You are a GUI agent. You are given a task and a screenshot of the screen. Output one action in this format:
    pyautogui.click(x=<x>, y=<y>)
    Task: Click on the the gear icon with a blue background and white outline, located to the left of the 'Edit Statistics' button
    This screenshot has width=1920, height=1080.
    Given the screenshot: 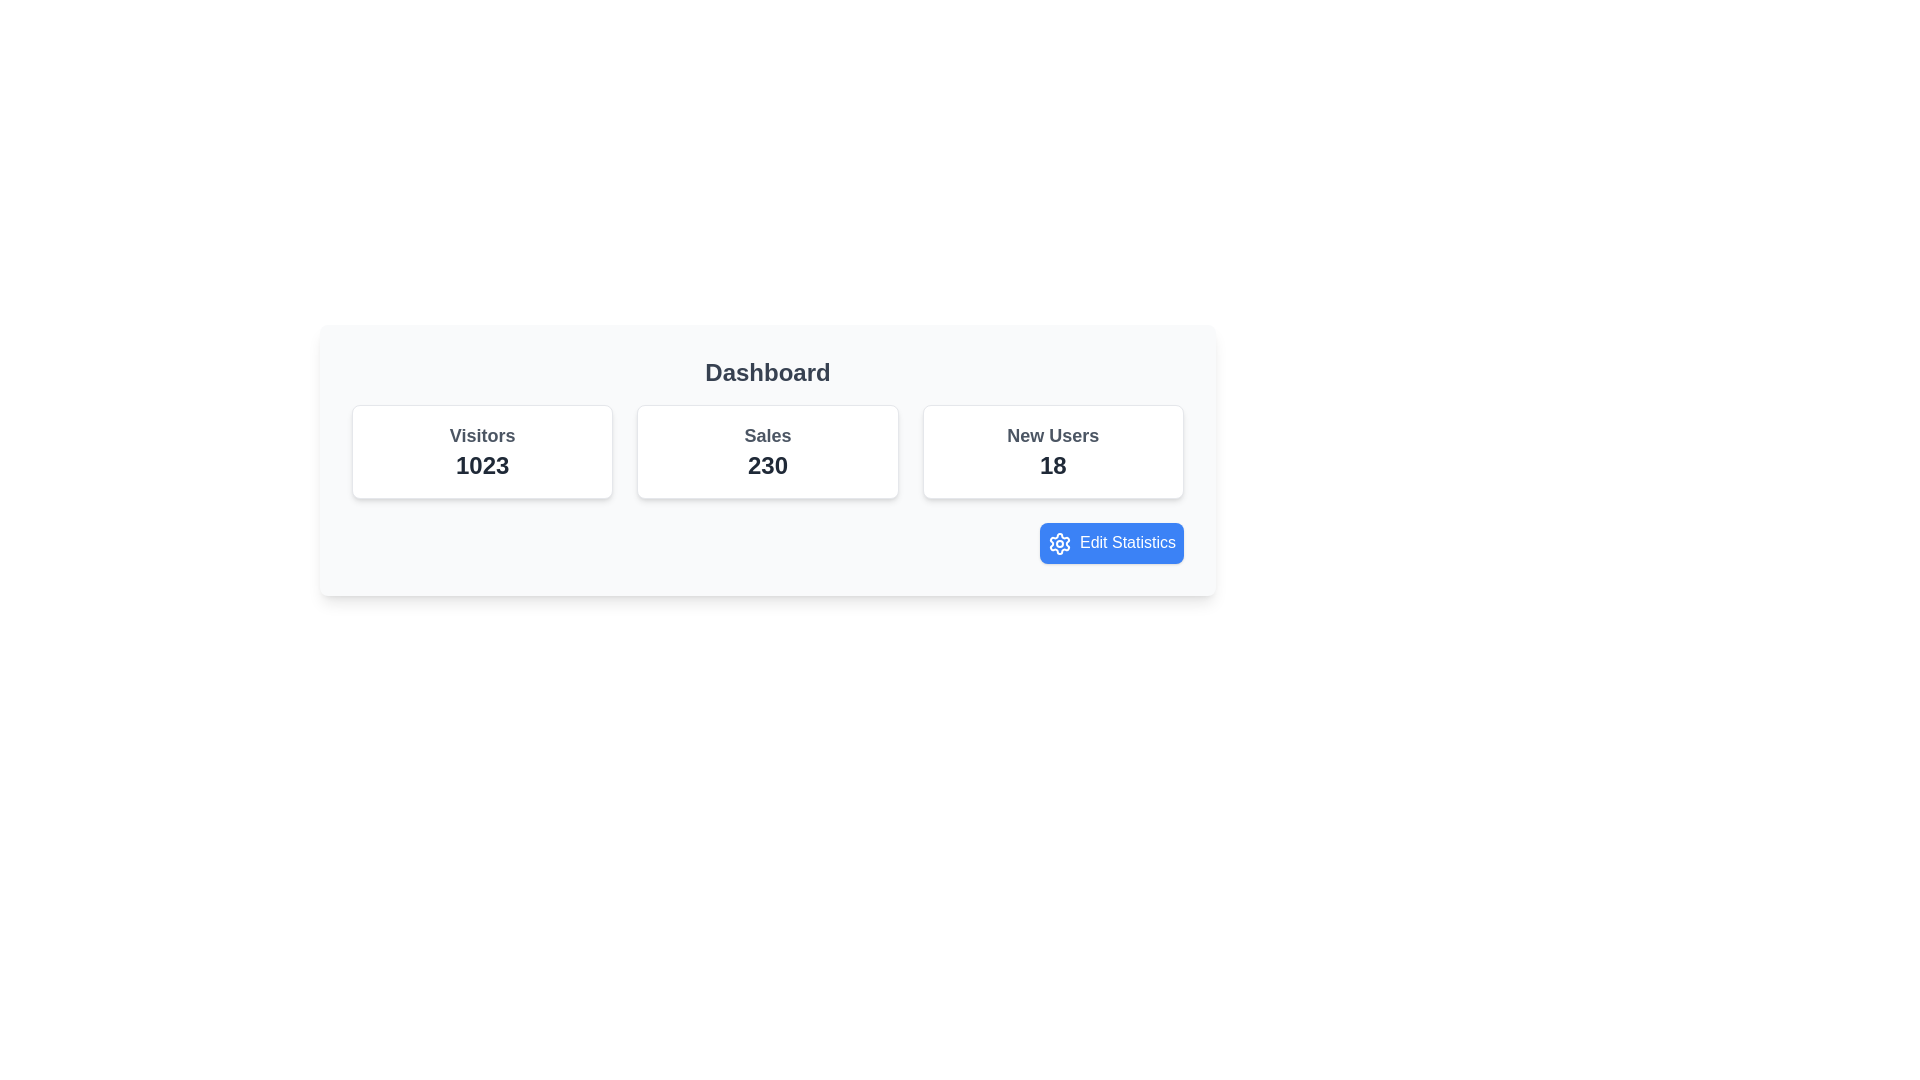 What is the action you would take?
    pyautogui.click(x=1058, y=543)
    